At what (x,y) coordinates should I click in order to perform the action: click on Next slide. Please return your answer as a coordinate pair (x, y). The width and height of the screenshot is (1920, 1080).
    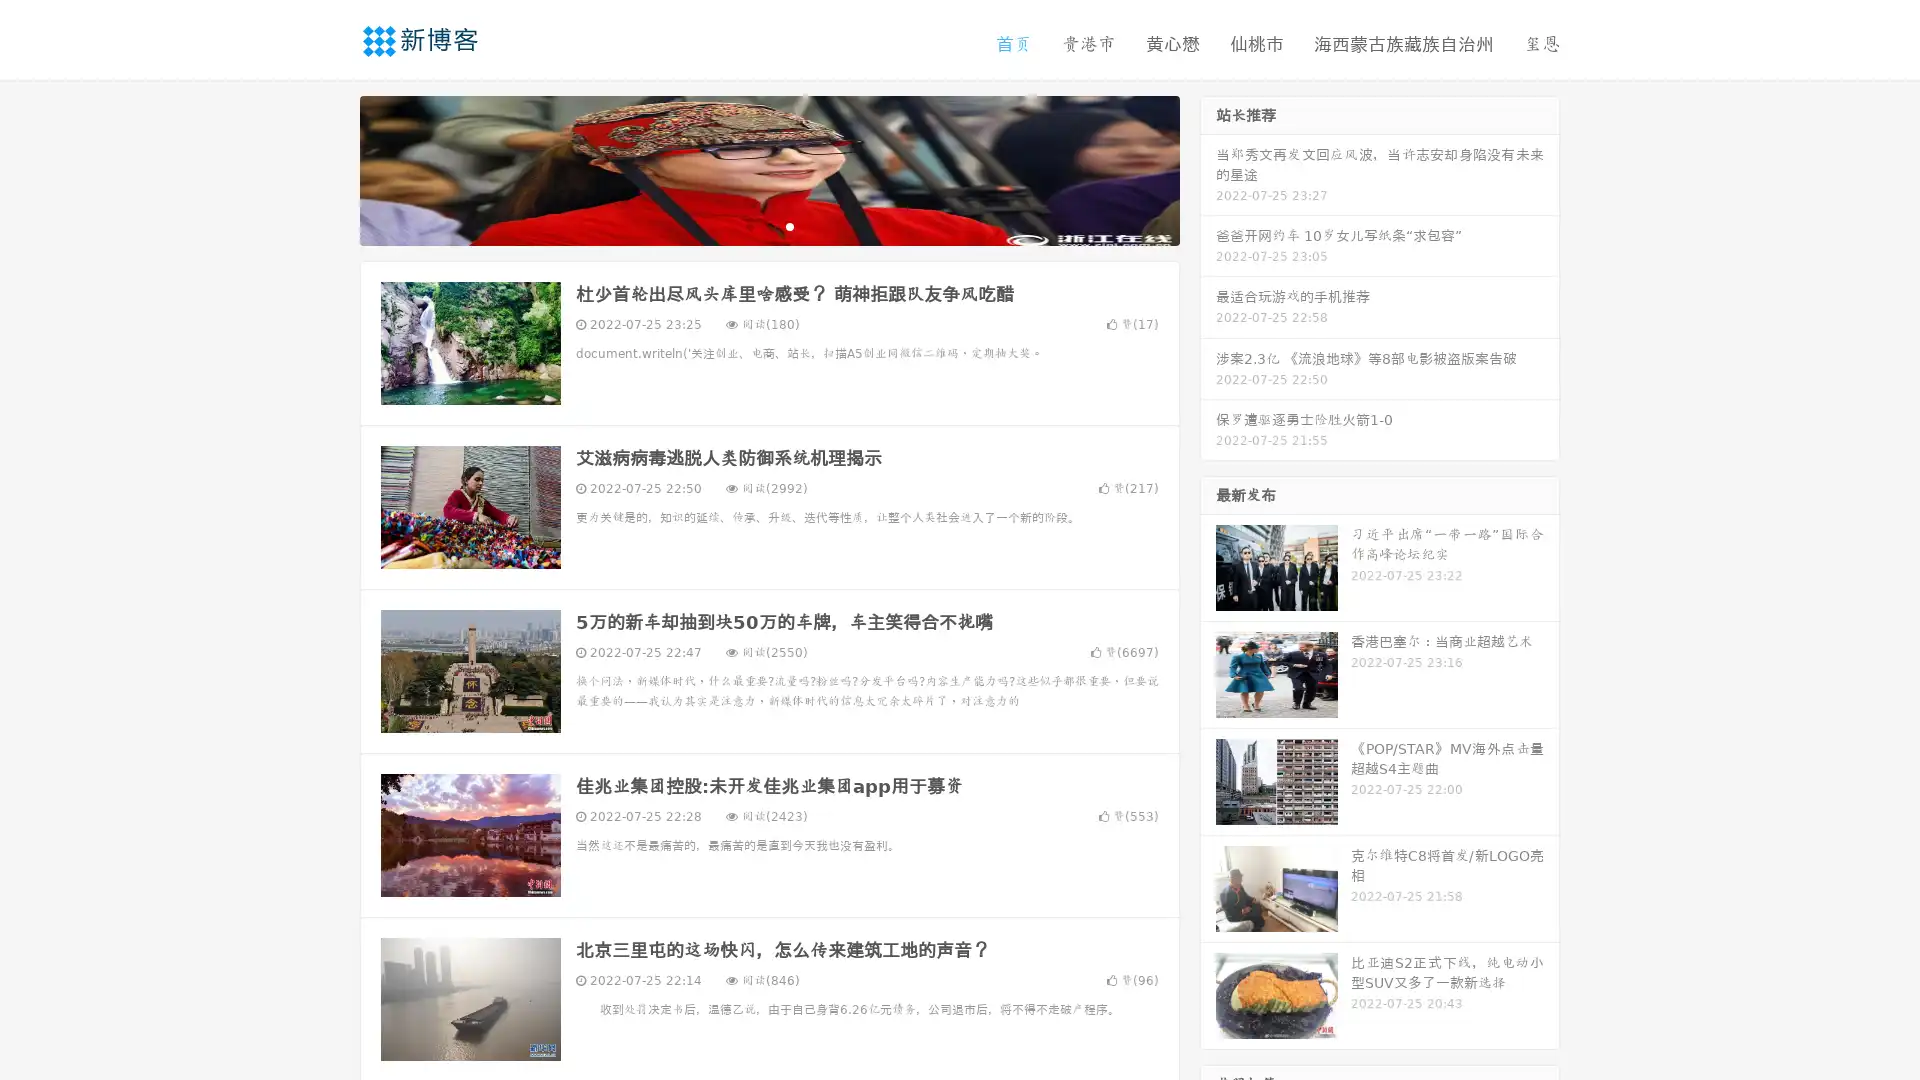
    Looking at the image, I should click on (1208, 168).